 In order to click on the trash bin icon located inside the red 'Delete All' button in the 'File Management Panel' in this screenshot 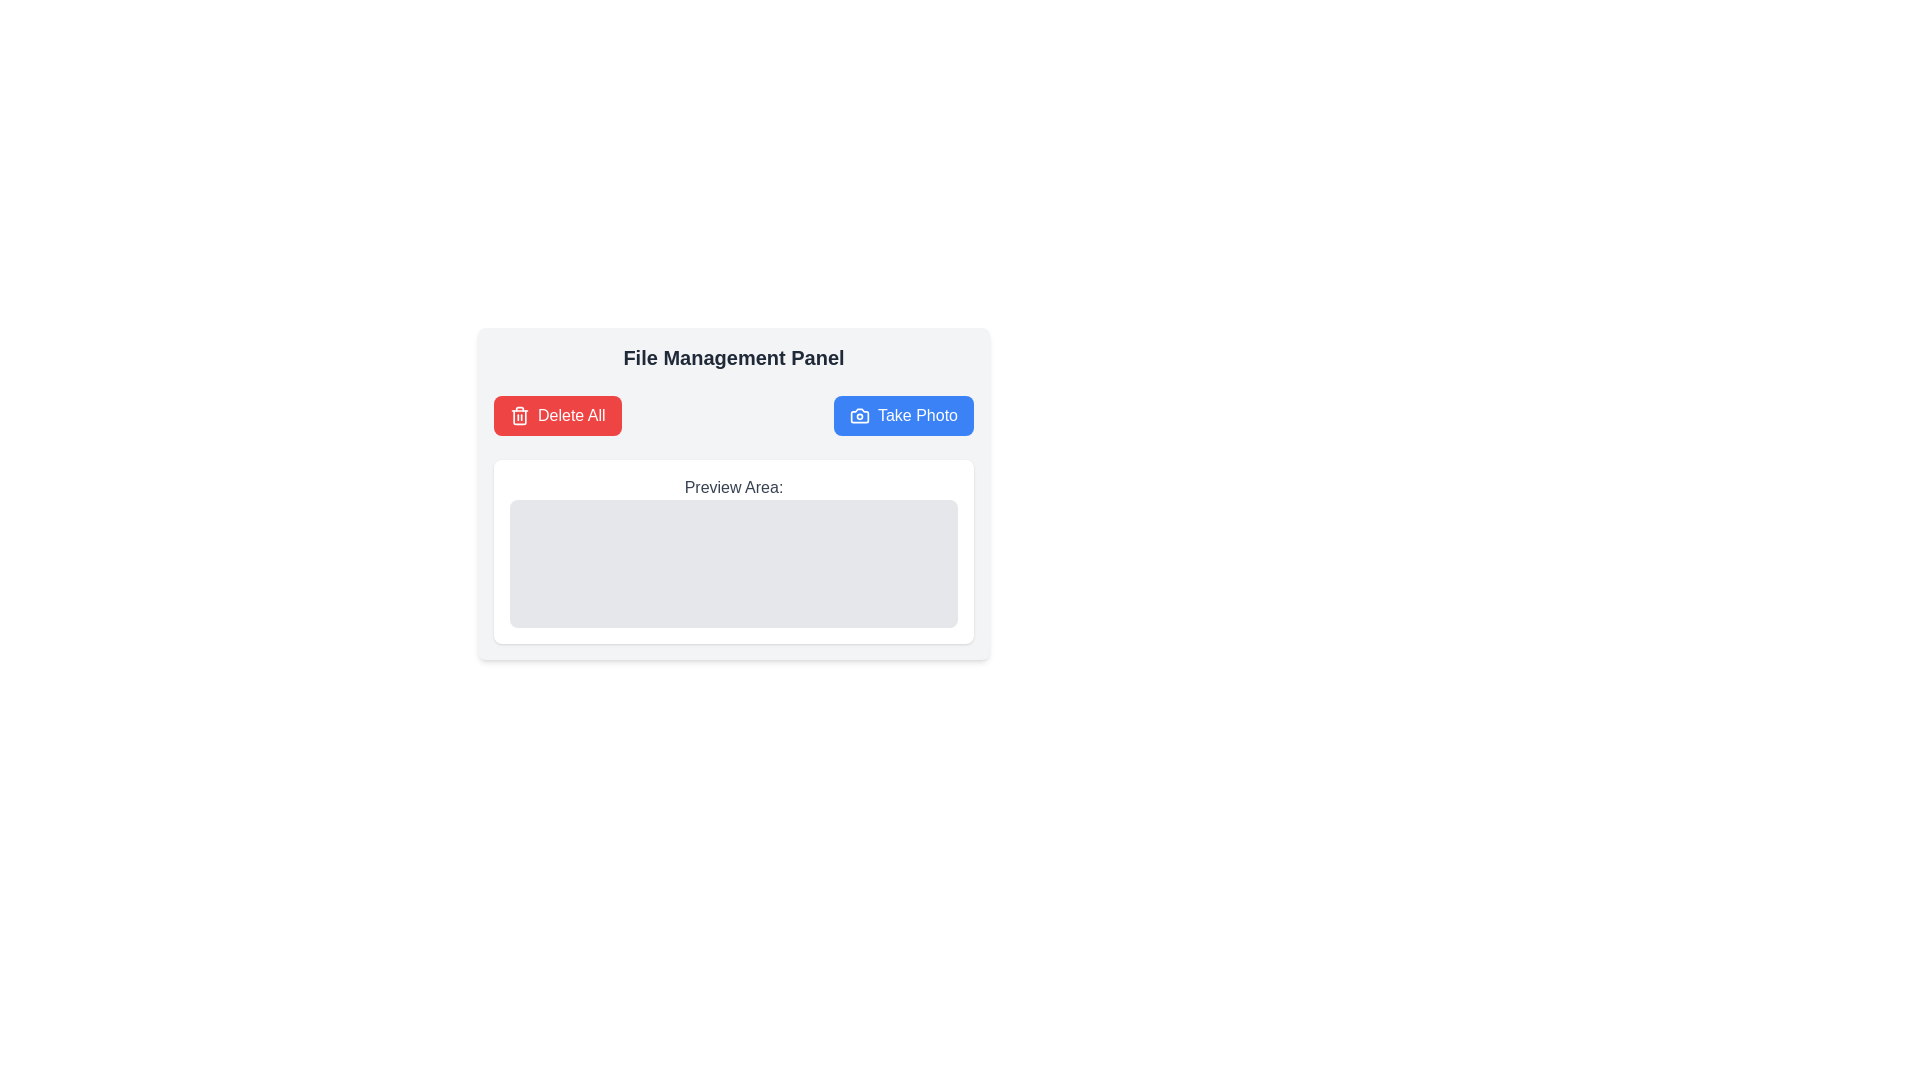, I will do `click(519, 415)`.